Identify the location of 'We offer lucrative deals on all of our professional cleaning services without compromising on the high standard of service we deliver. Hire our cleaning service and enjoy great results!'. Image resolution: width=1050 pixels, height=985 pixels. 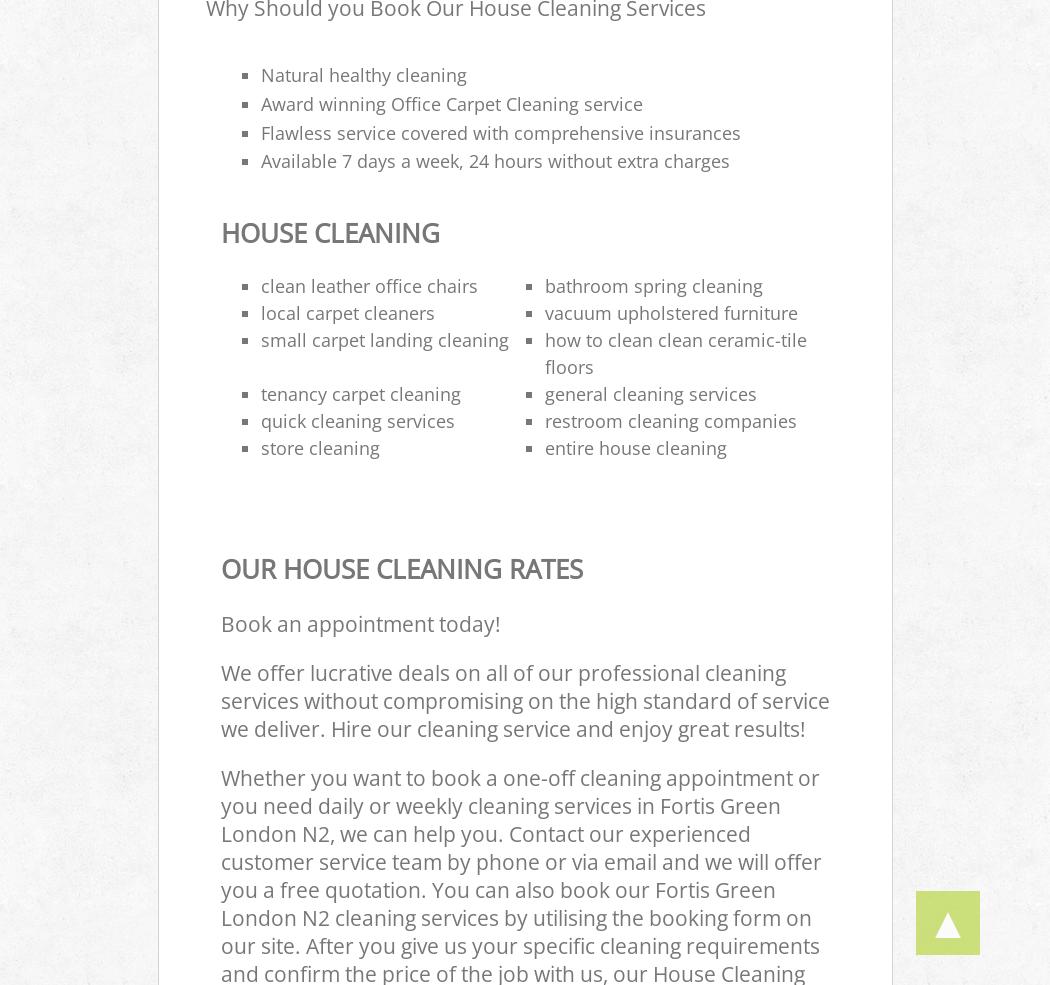
(523, 700).